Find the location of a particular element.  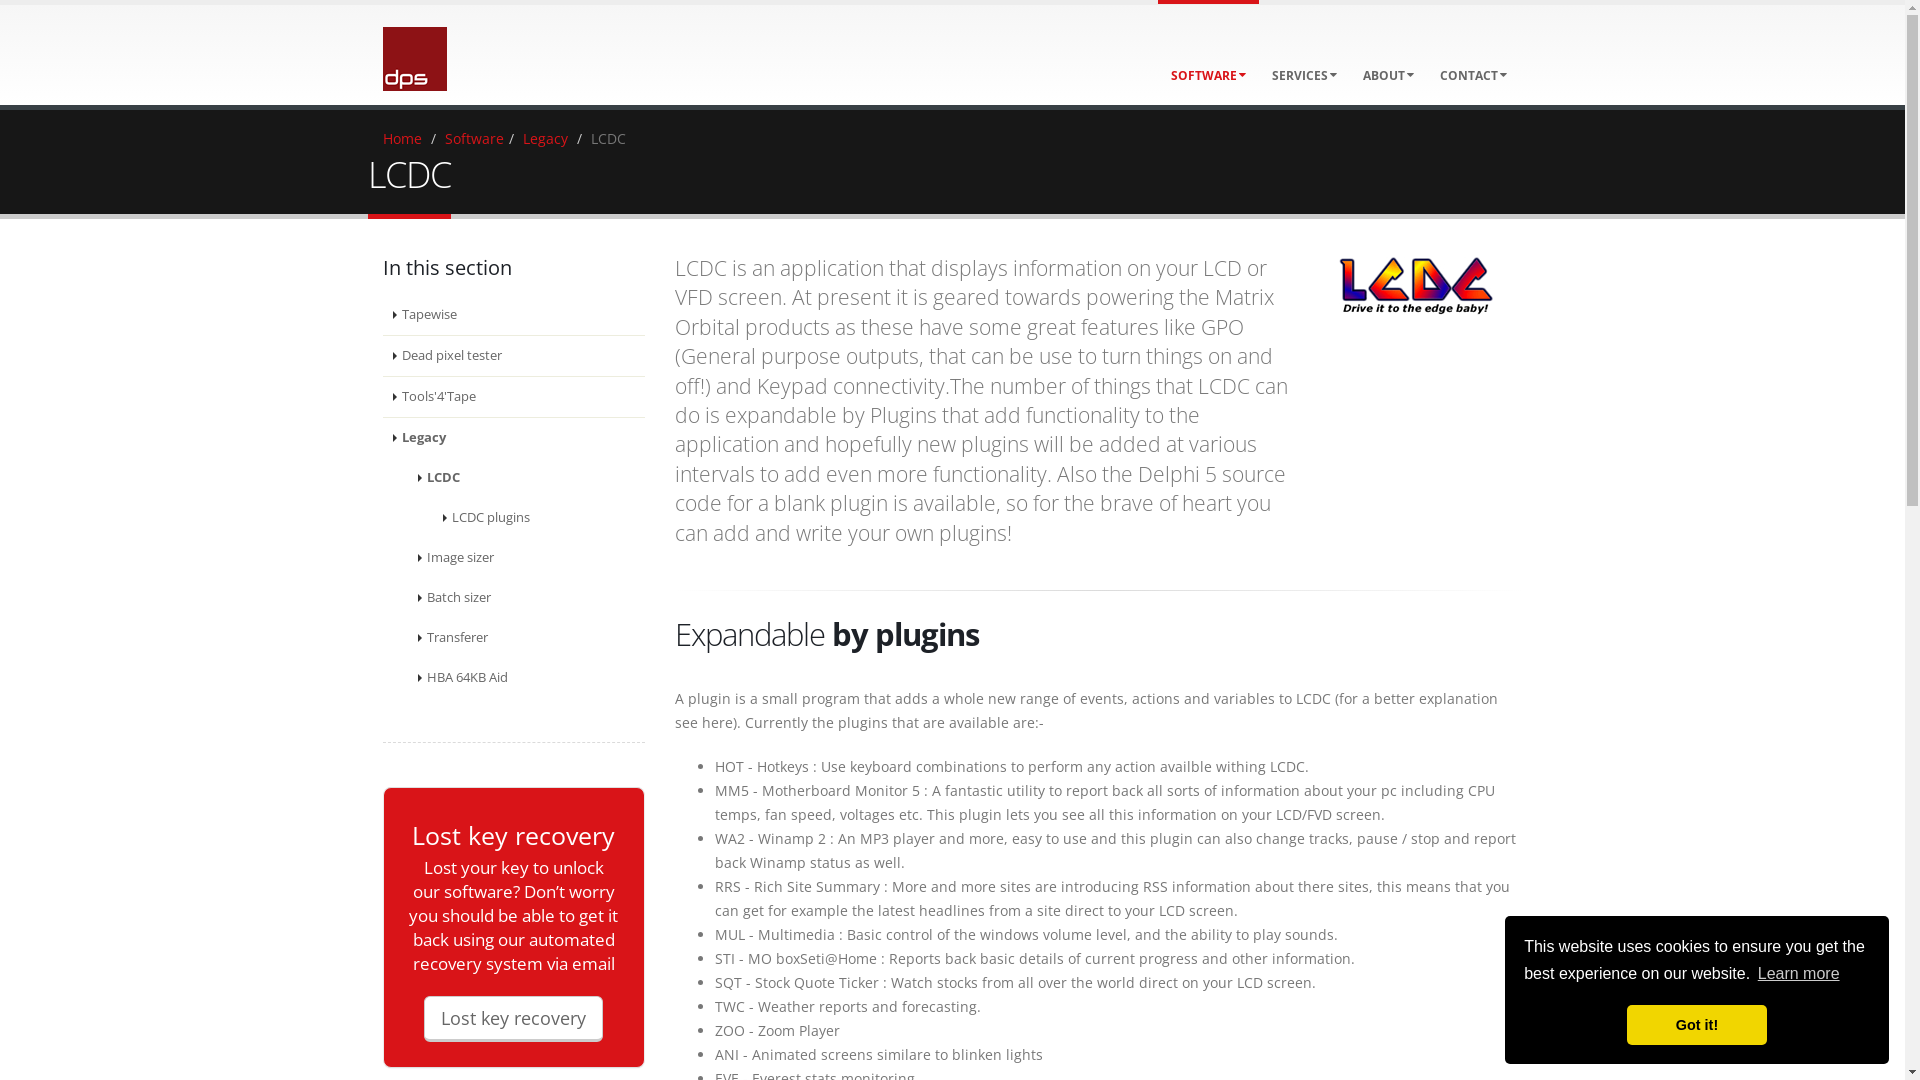

'Lost key recovery' is located at coordinates (513, 1018).